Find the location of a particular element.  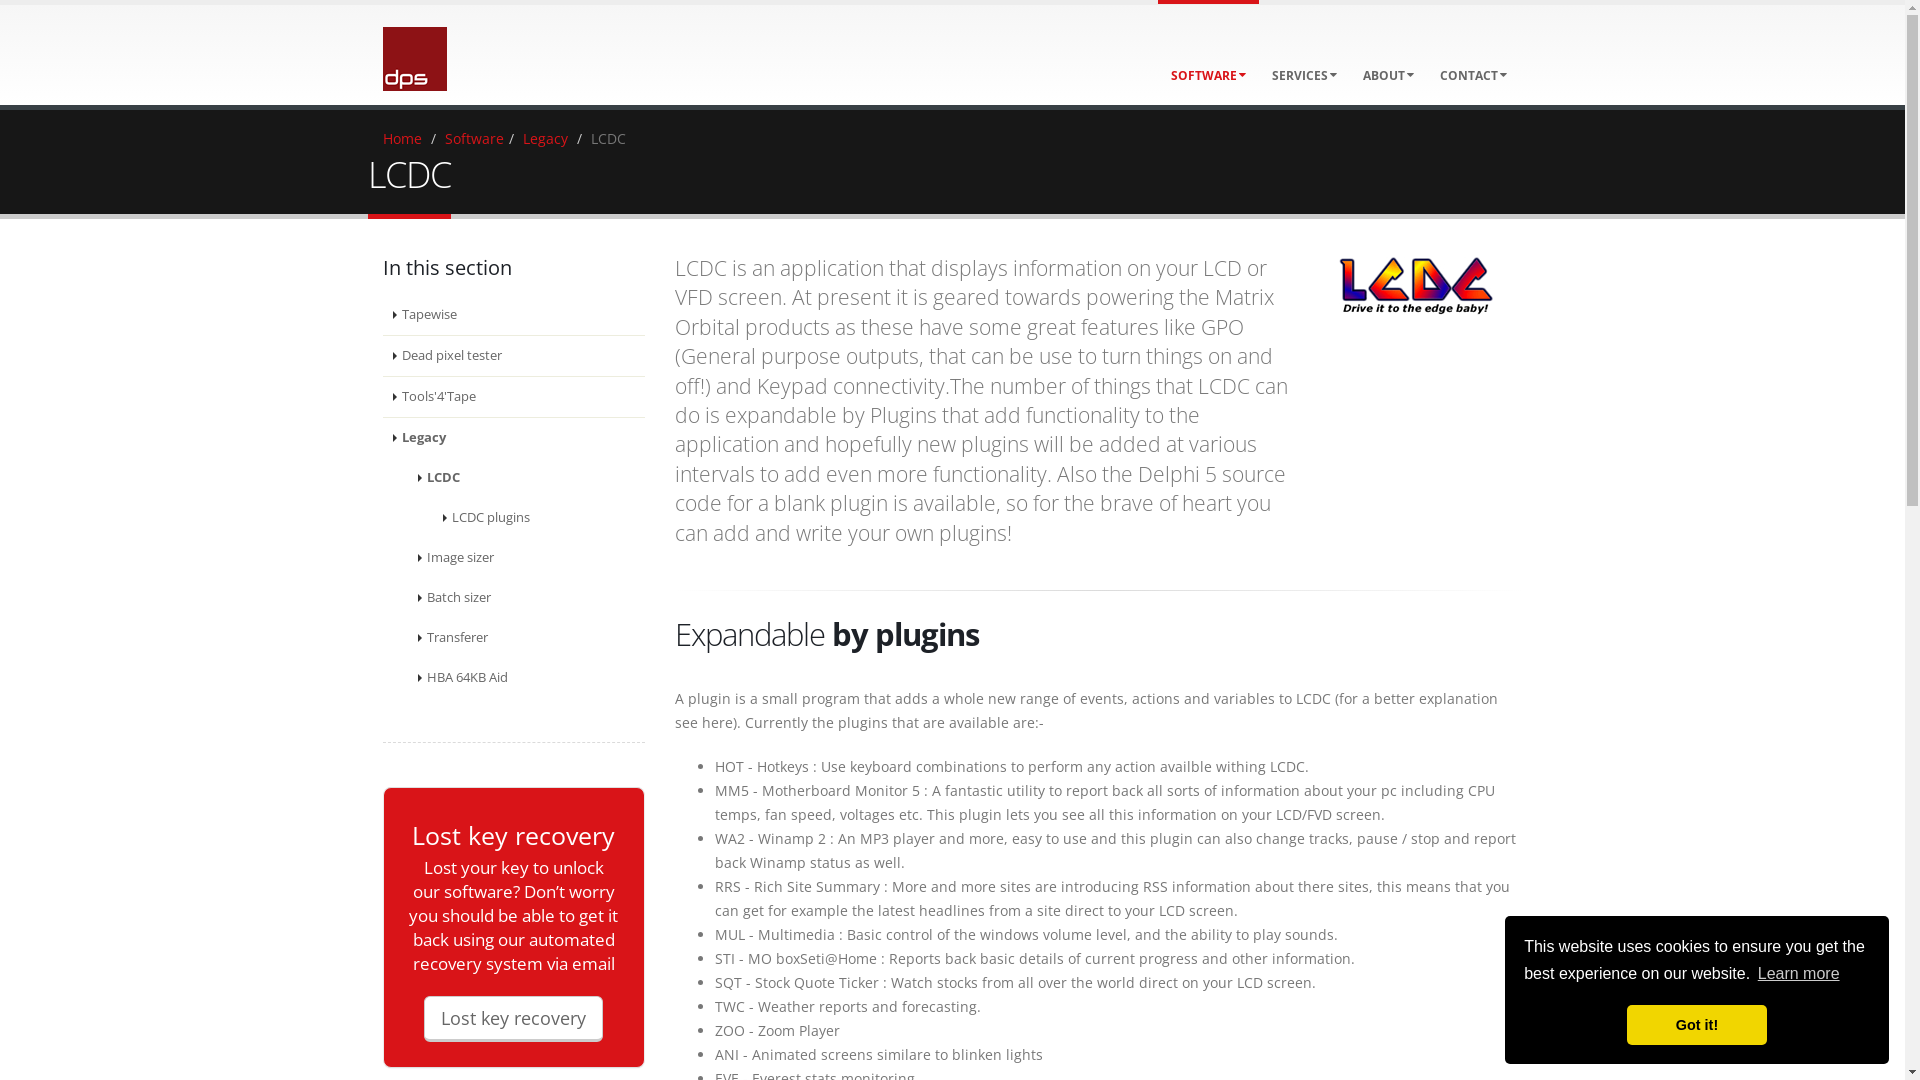

'Lost key recovery' is located at coordinates (513, 1018).